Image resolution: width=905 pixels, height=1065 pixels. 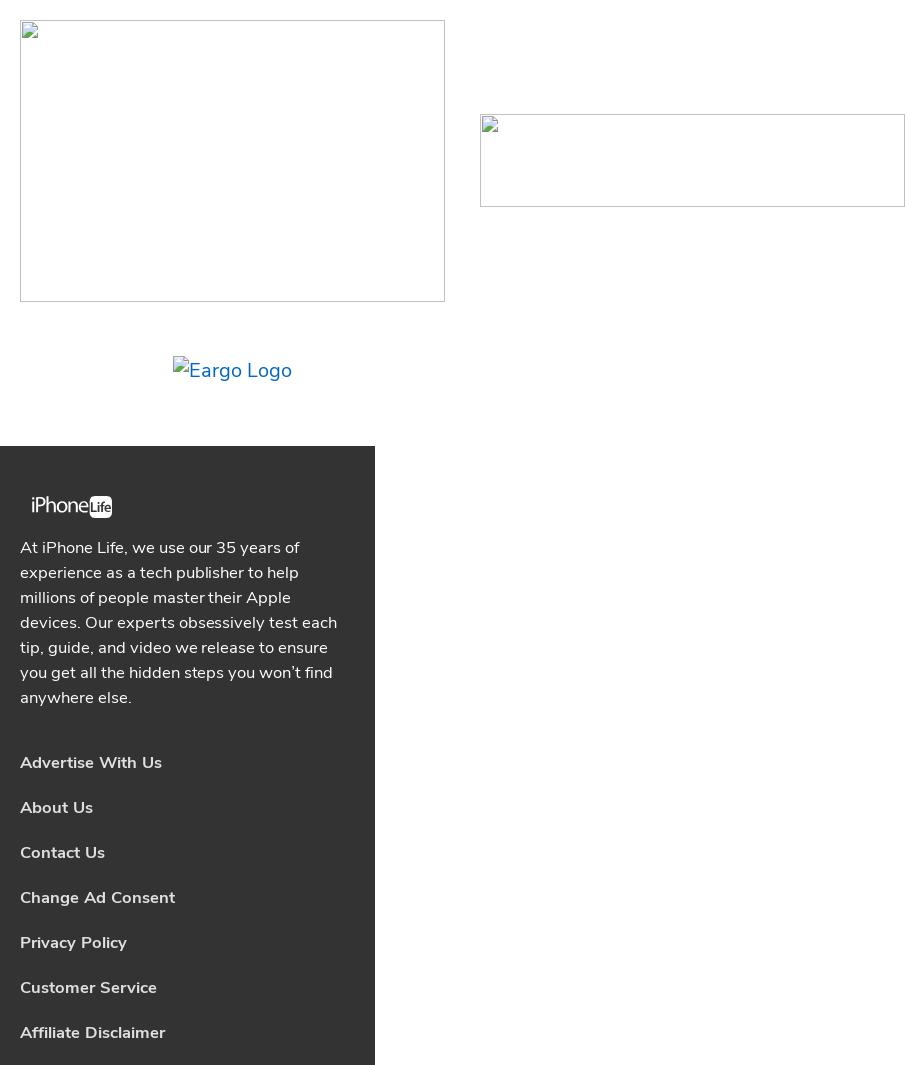 I want to click on 'What iPad Do I Have? Easily Find iPad Generation & Model', so click(x=162, y=872).